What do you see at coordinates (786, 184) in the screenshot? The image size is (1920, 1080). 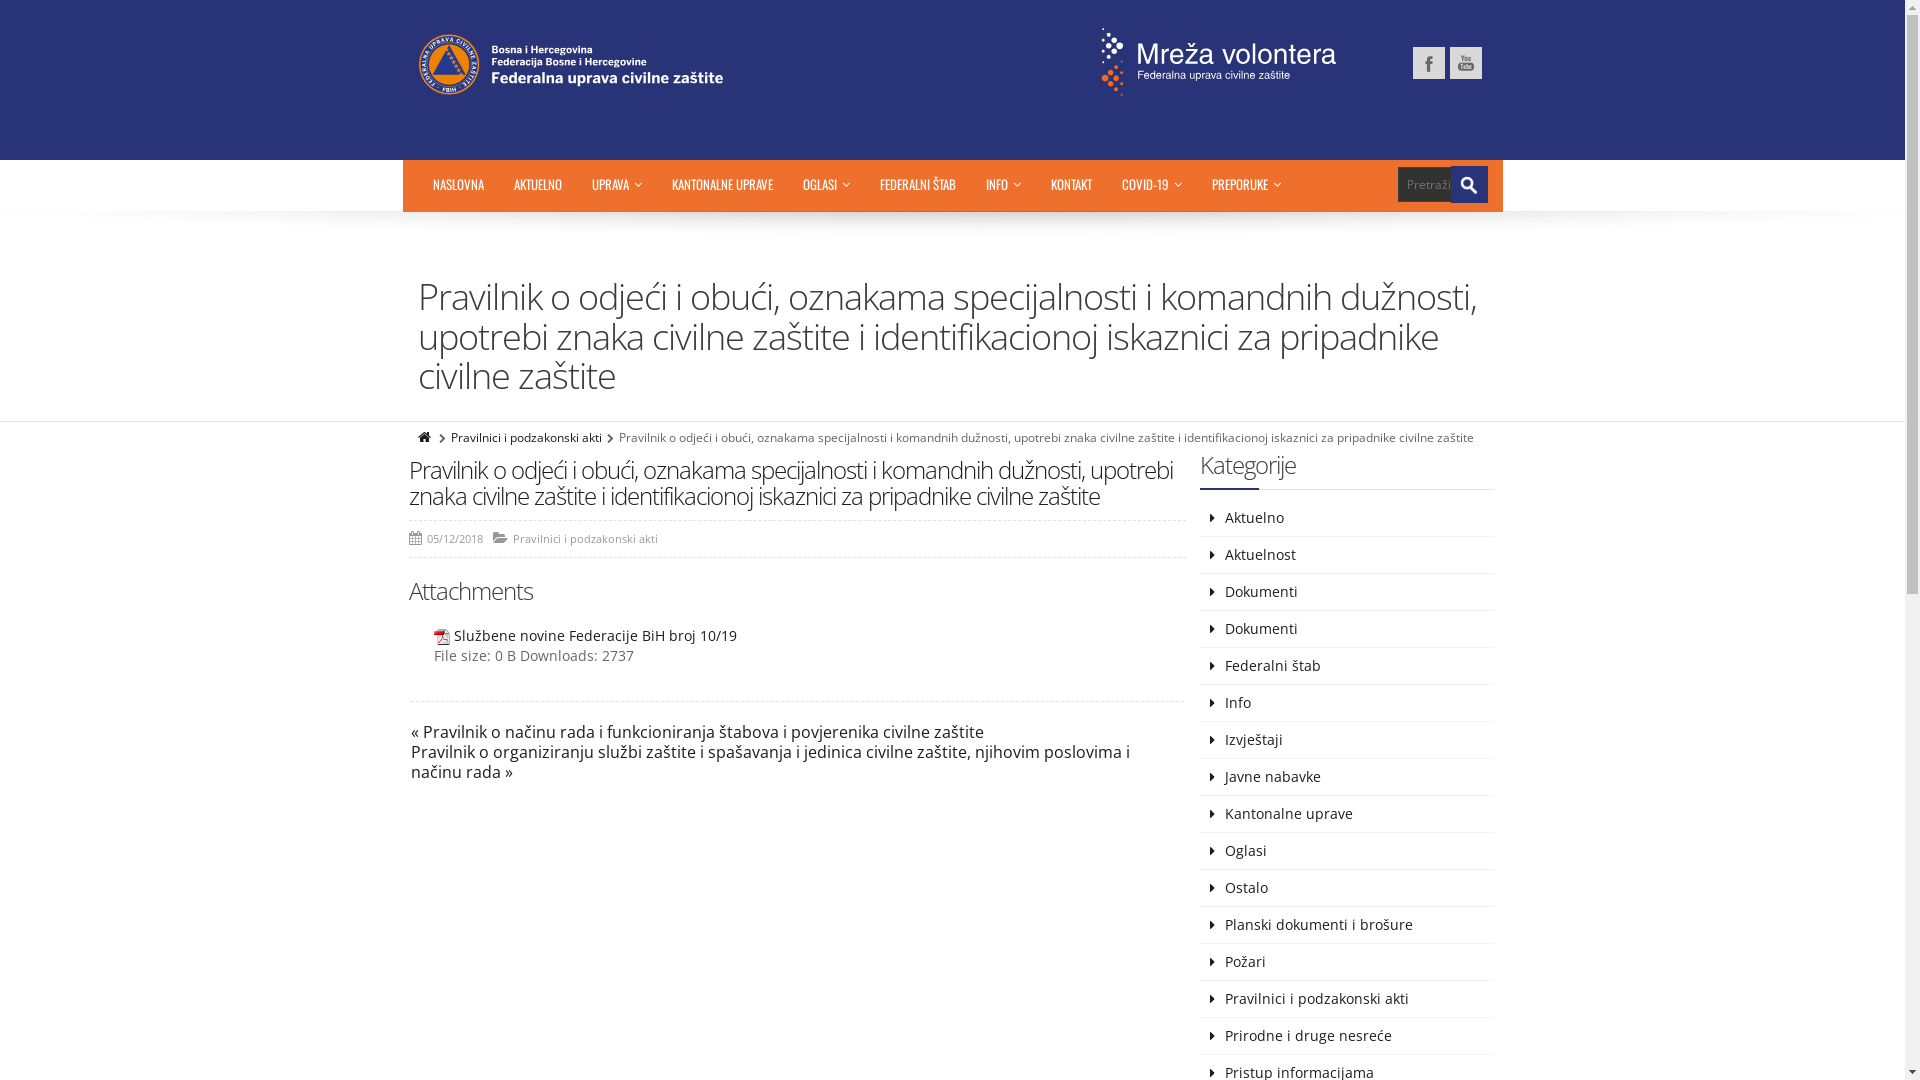 I see `'OGLASI'` at bounding box center [786, 184].